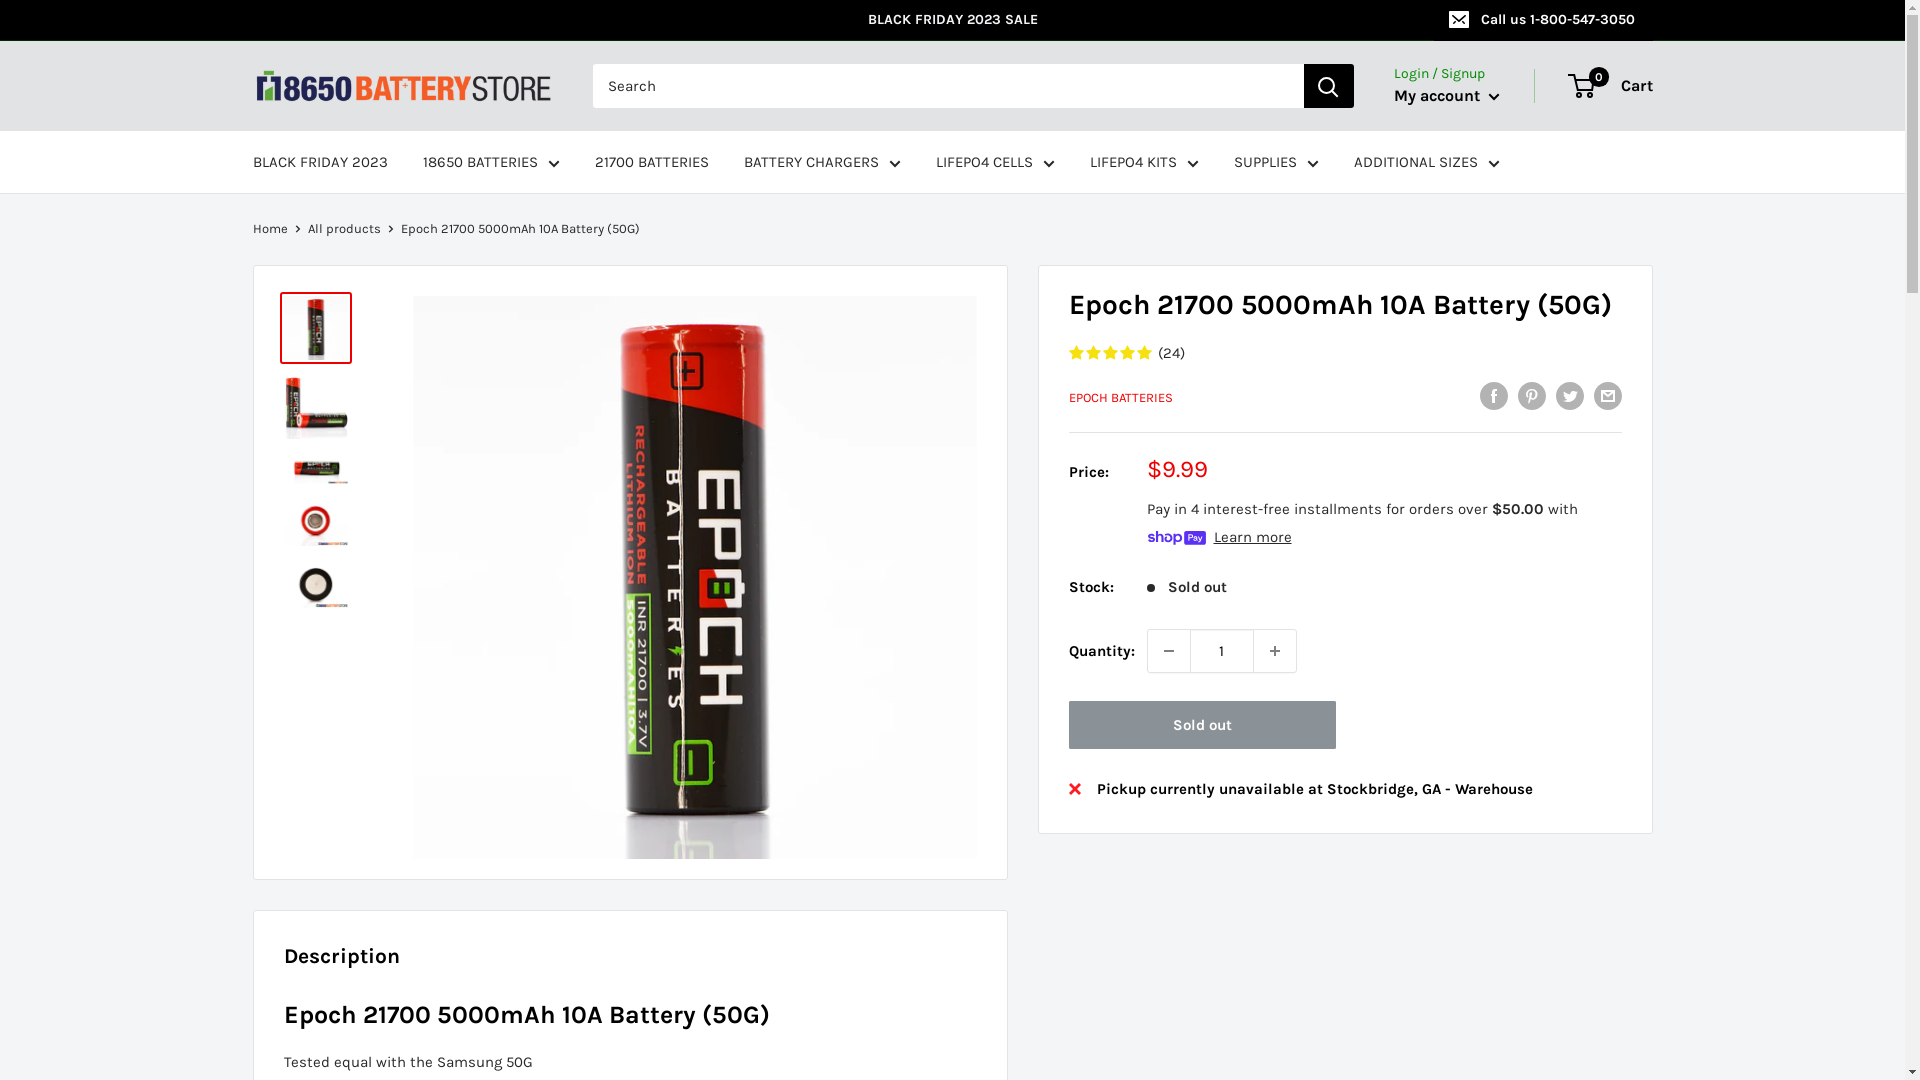 The width and height of the screenshot is (1920, 1080). I want to click on 'EPOCH BATTERIES', so click(1118, 397).